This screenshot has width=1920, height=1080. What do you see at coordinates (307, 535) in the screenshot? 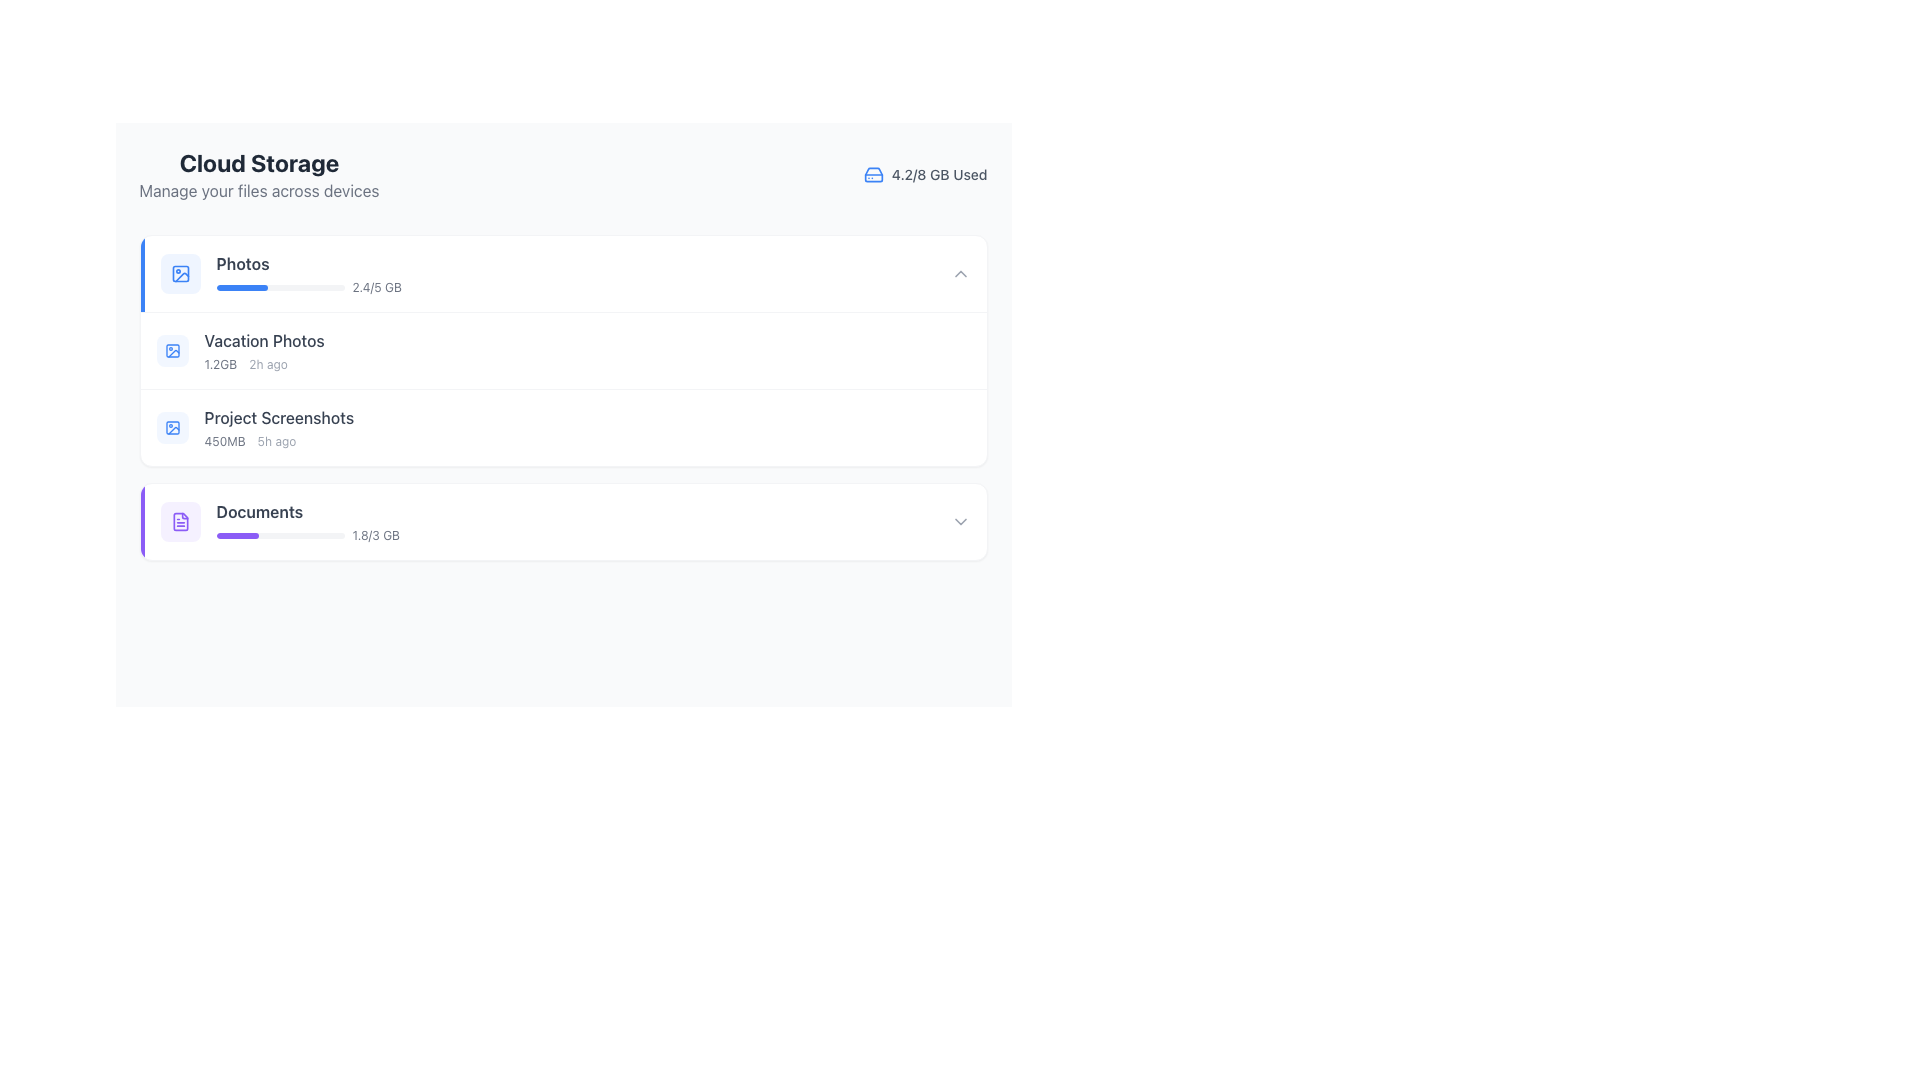
I see `displayed information from the progress bar labeled '1.8/3 GB' within the 'Documents' section, located at the bottom of the list` at bounding box center [307, 535].